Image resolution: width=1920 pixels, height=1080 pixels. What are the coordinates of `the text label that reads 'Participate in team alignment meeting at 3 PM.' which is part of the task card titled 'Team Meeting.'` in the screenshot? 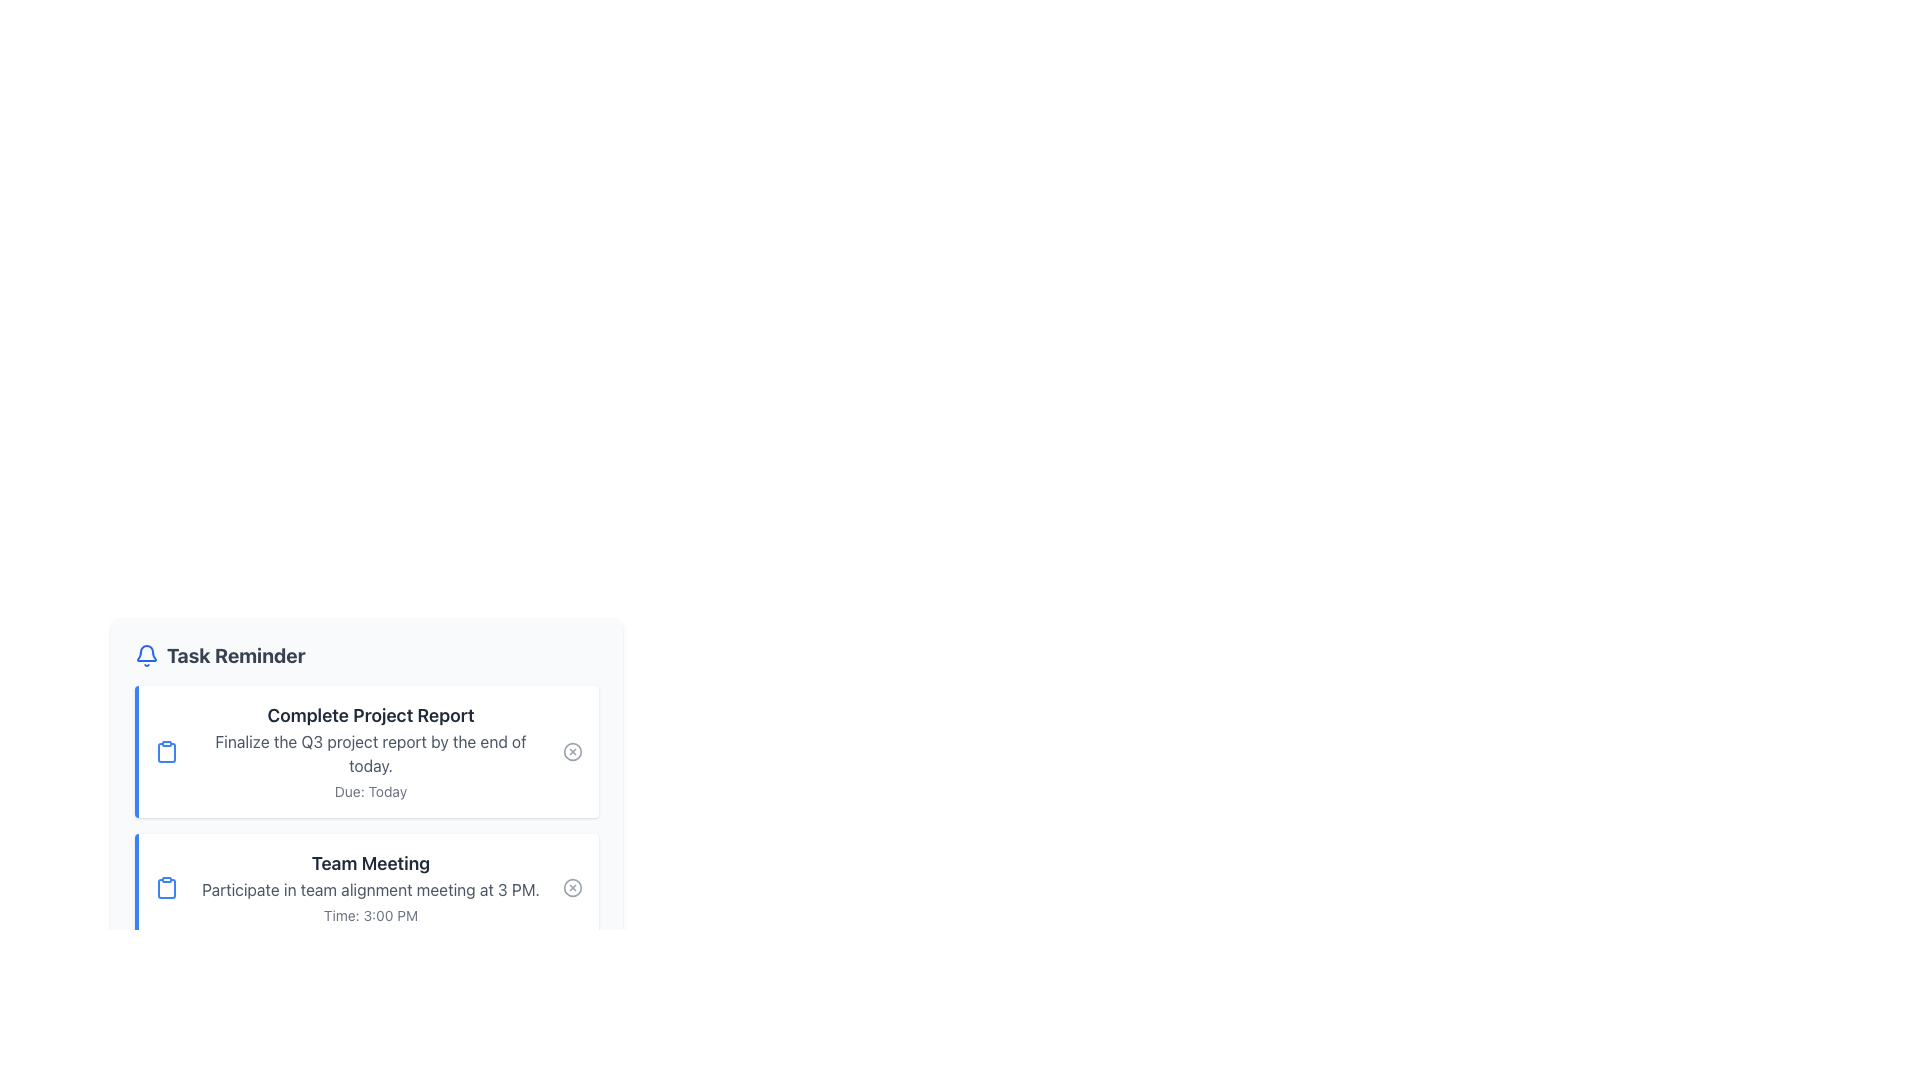 It's located at (370, 889).